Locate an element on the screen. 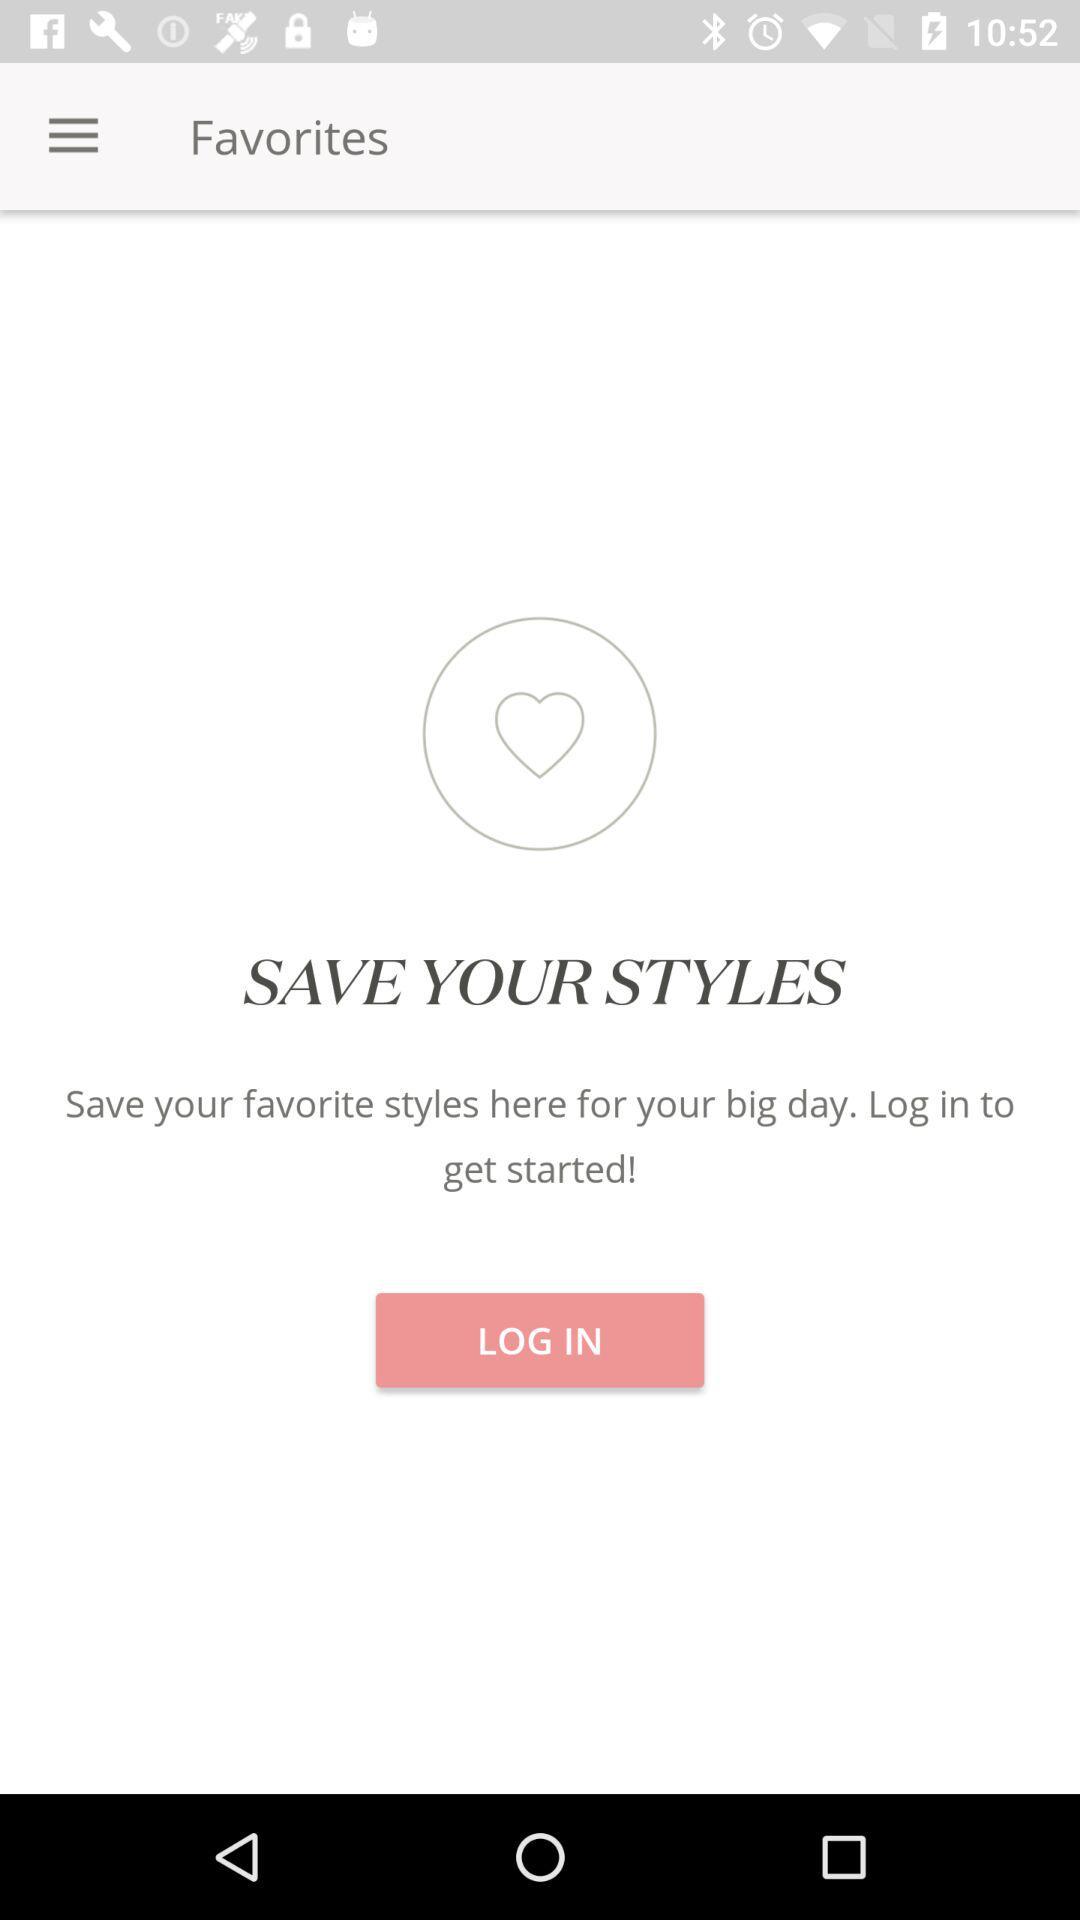 This screenshot has width=1080, height=1920. the icon next to featured is located at coordinates (180, 279).